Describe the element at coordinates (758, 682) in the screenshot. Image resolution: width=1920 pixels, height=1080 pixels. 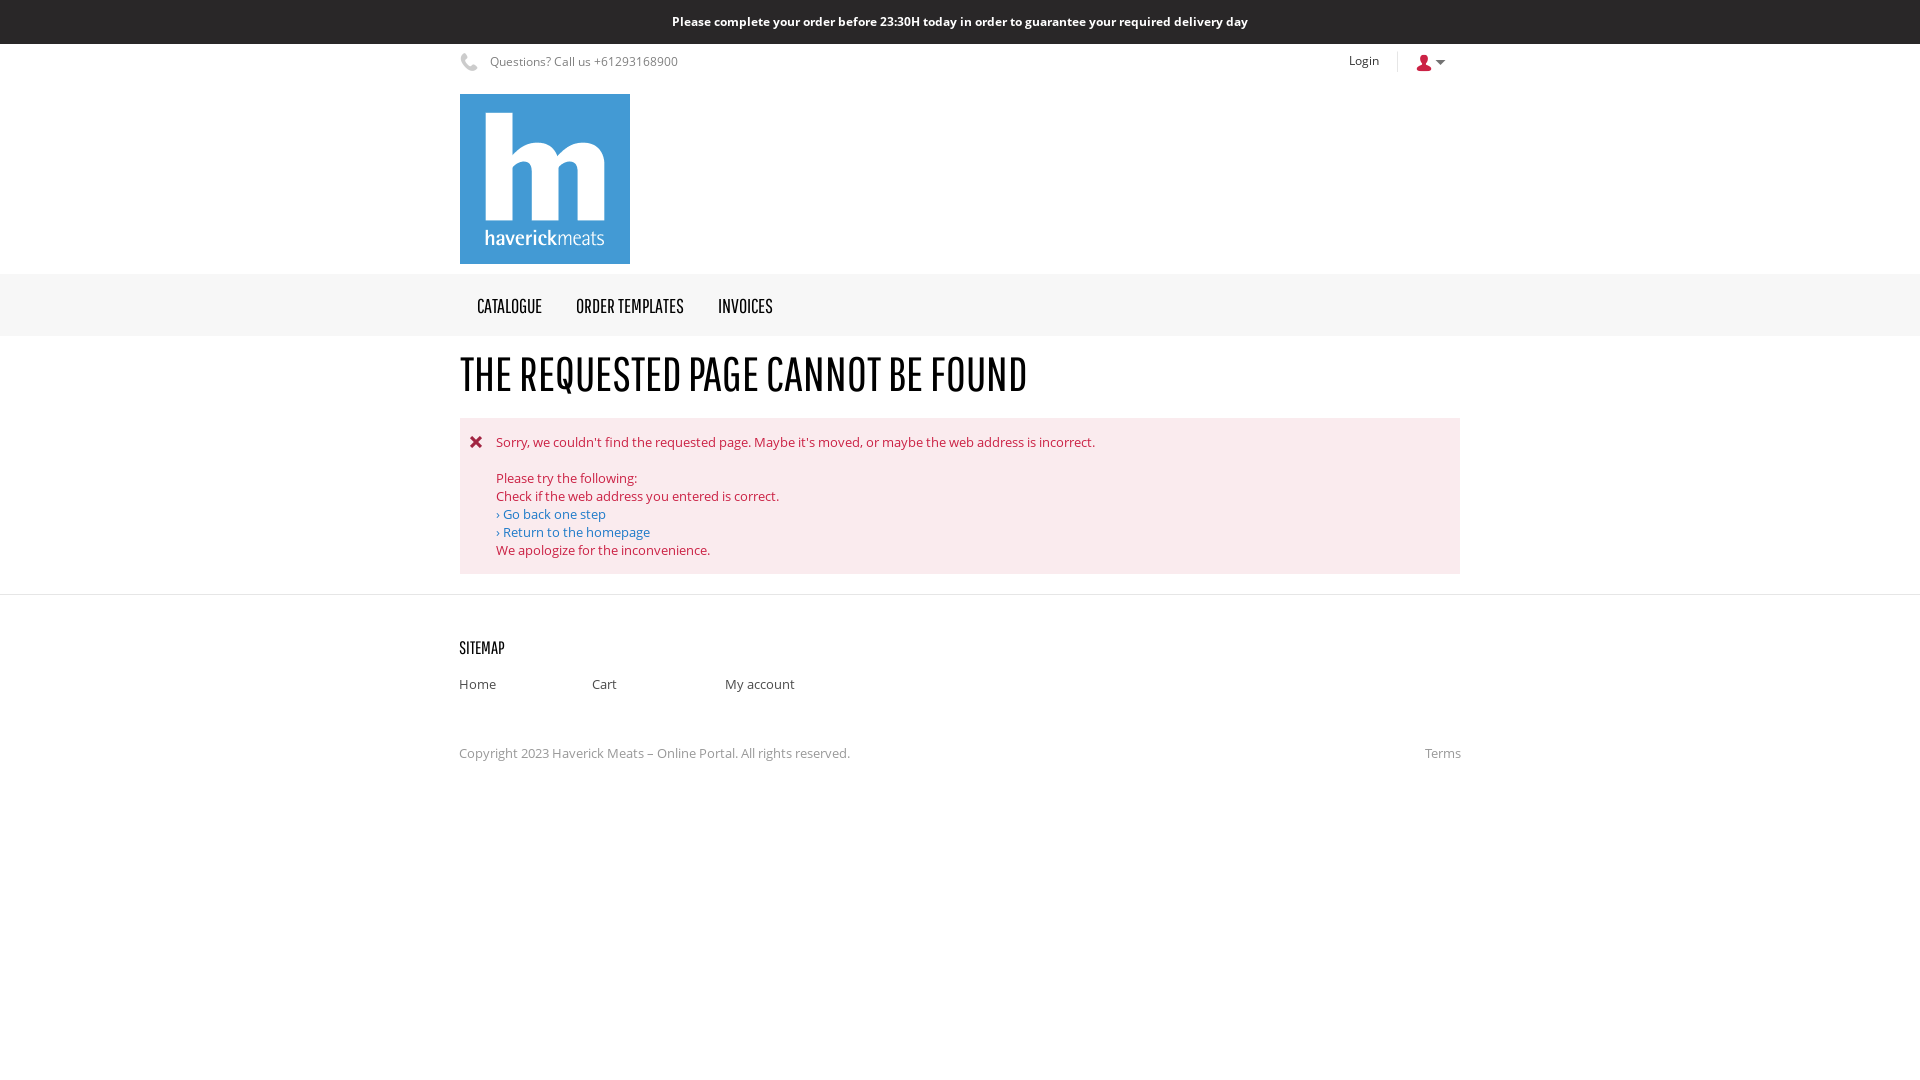
I see `'My account'` at that location.